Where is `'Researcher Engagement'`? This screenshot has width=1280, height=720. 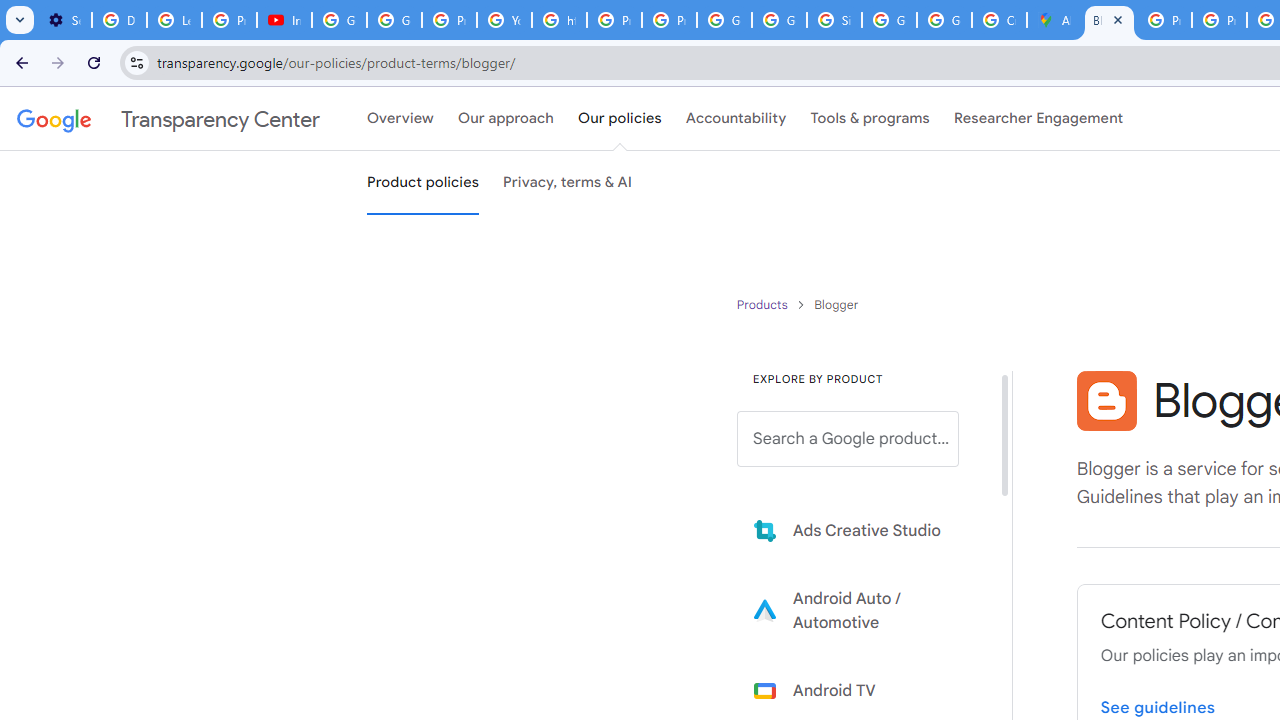 'Researcher Engagement' is located at coordinates (1038, 119).